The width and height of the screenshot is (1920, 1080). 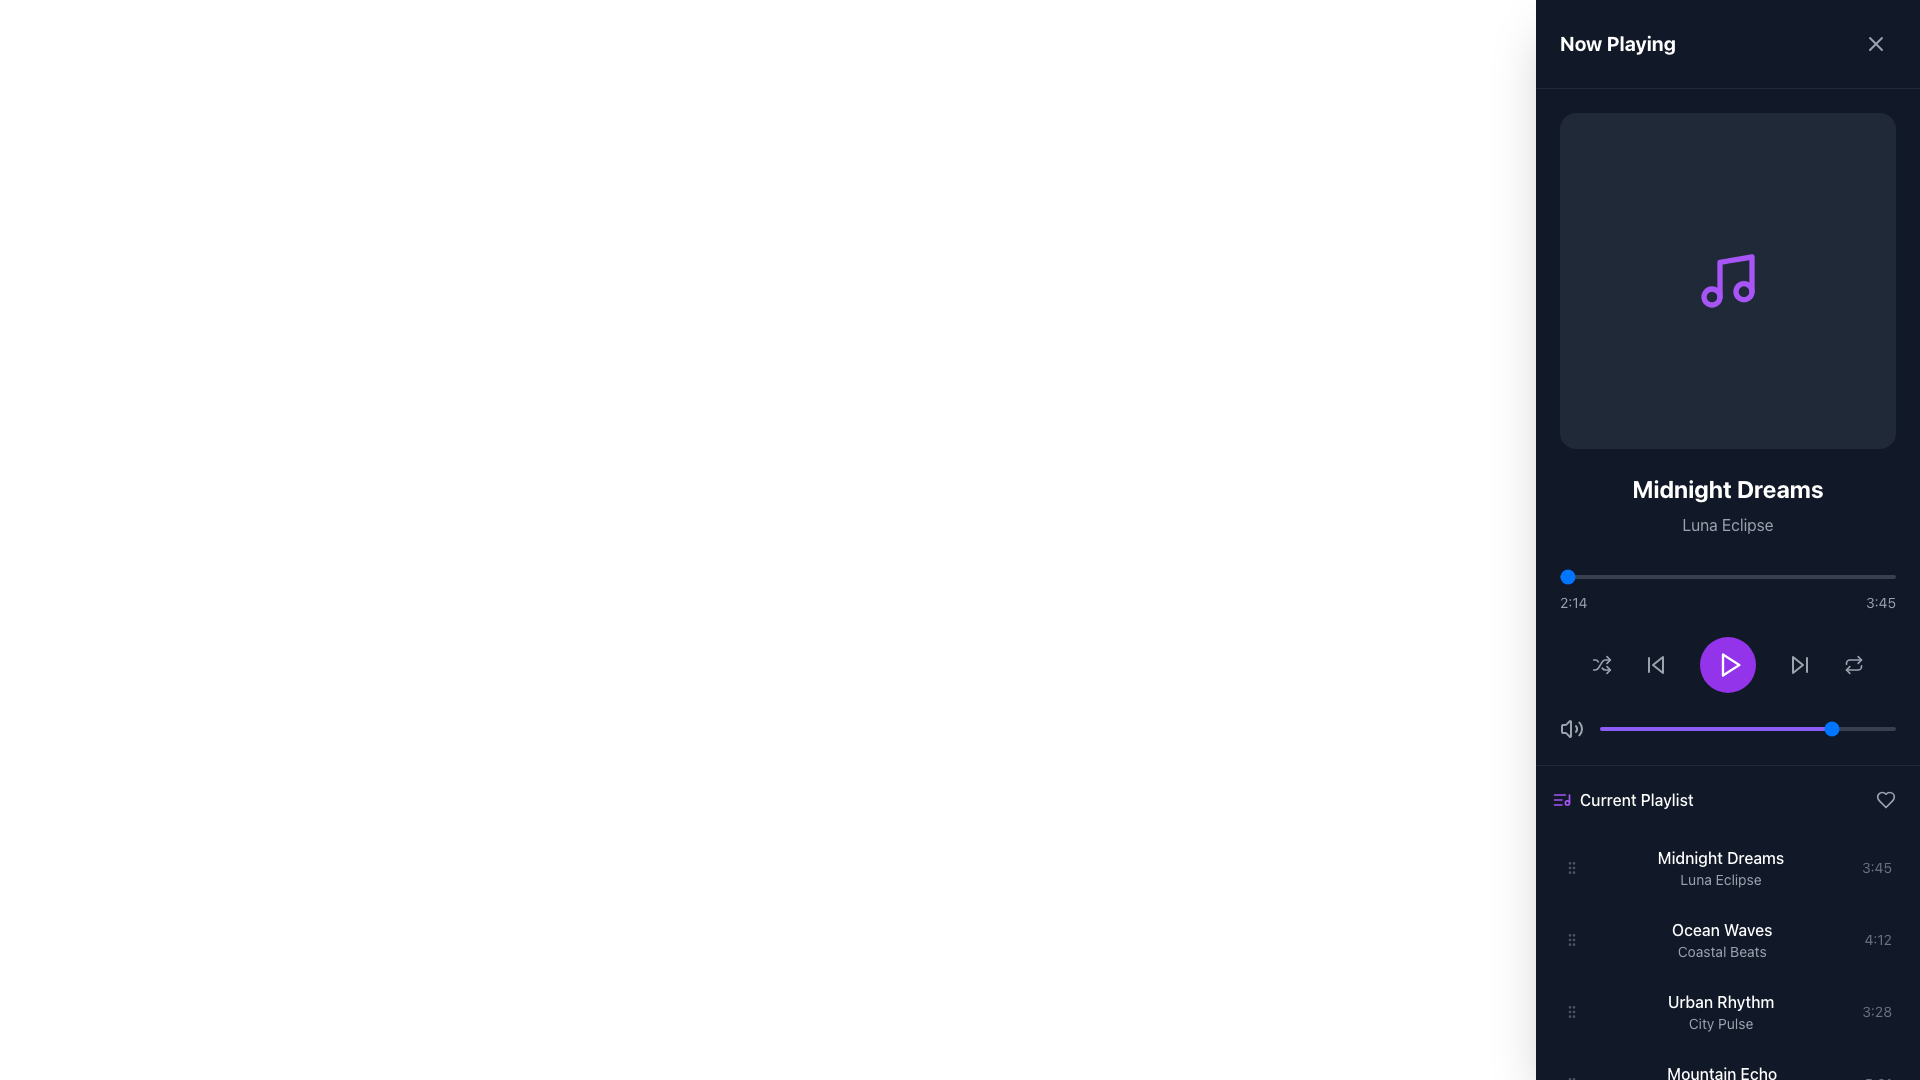 What do you see at coordinates (1602, 664) in the screenshot?
I see `the shuffle icon, which resembles two intertwined arrows and is located between the play button and volume control in the music player controls area` at bounding box center [1602, 664].